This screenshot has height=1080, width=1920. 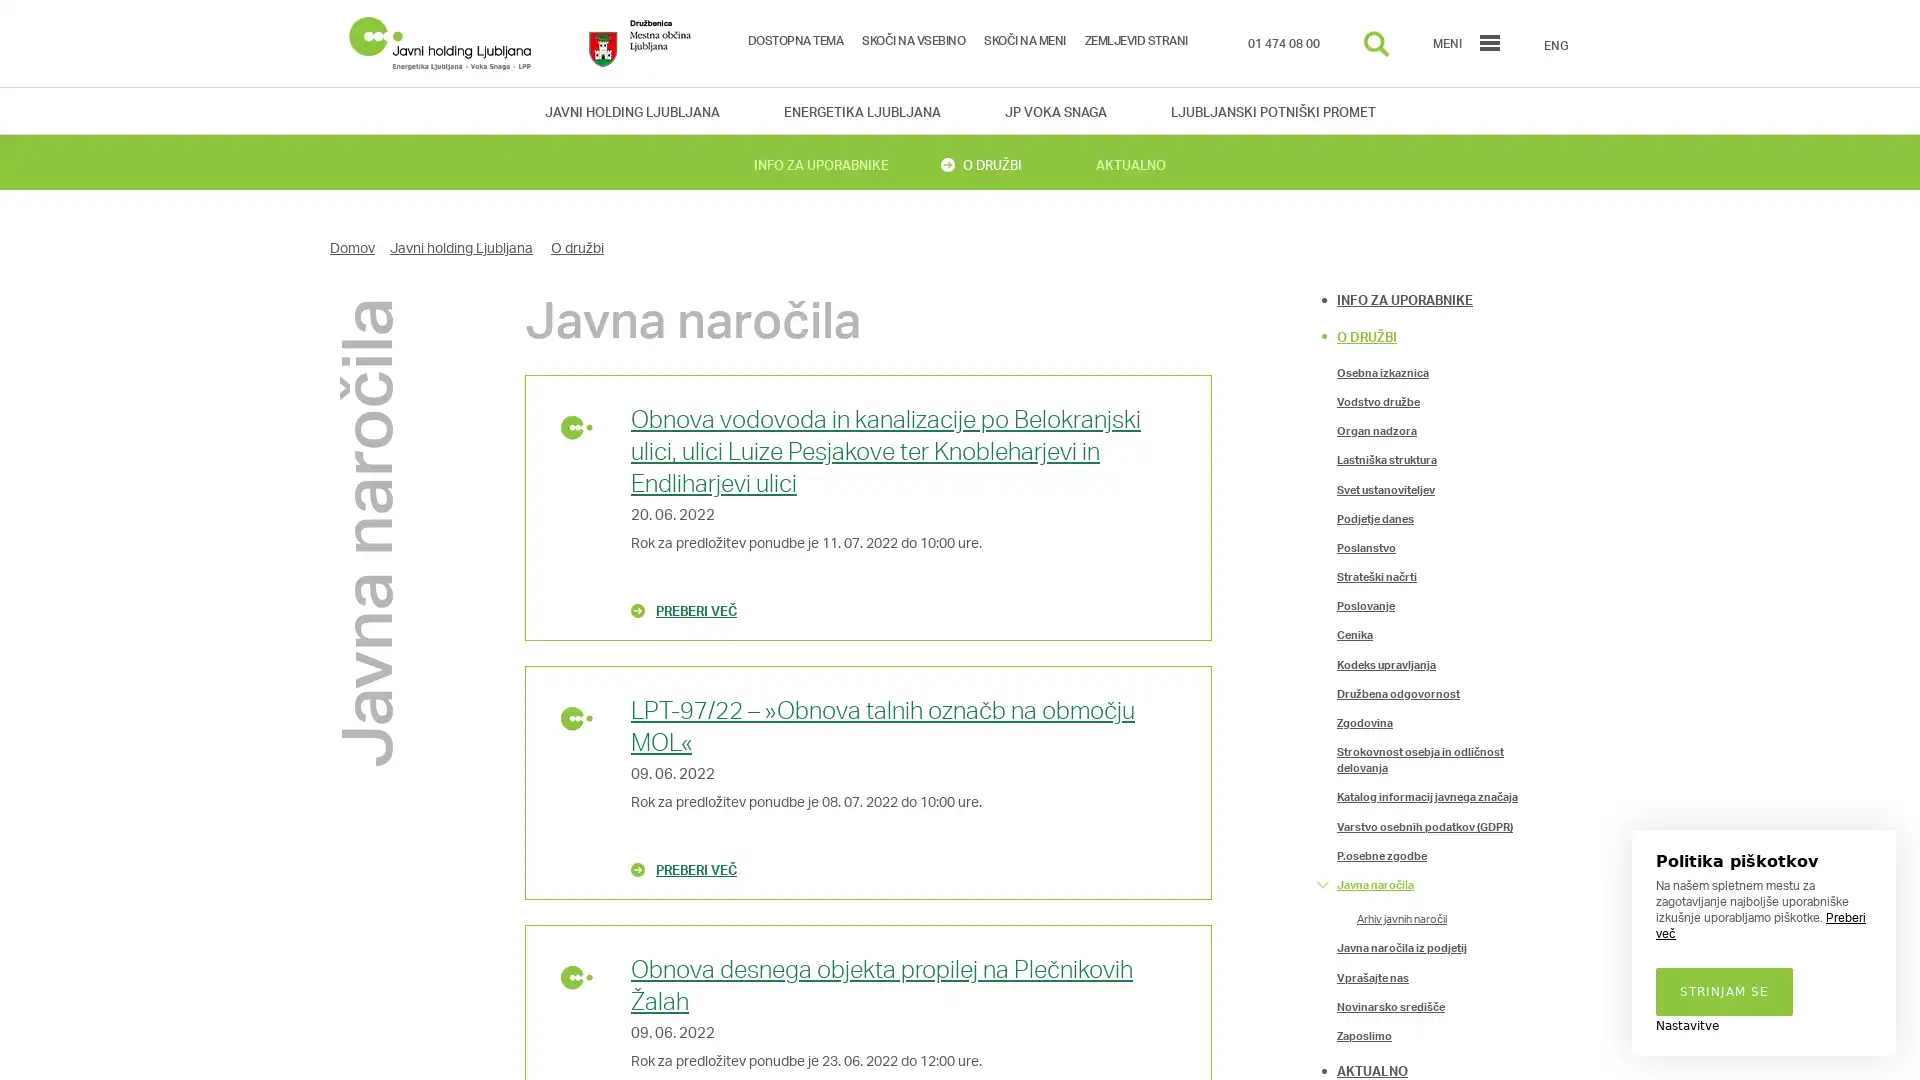 What do you see at coordinates (1322, 882) in the screenshot?
I see `Razsiri meni` at bounding box center [1322, 882].